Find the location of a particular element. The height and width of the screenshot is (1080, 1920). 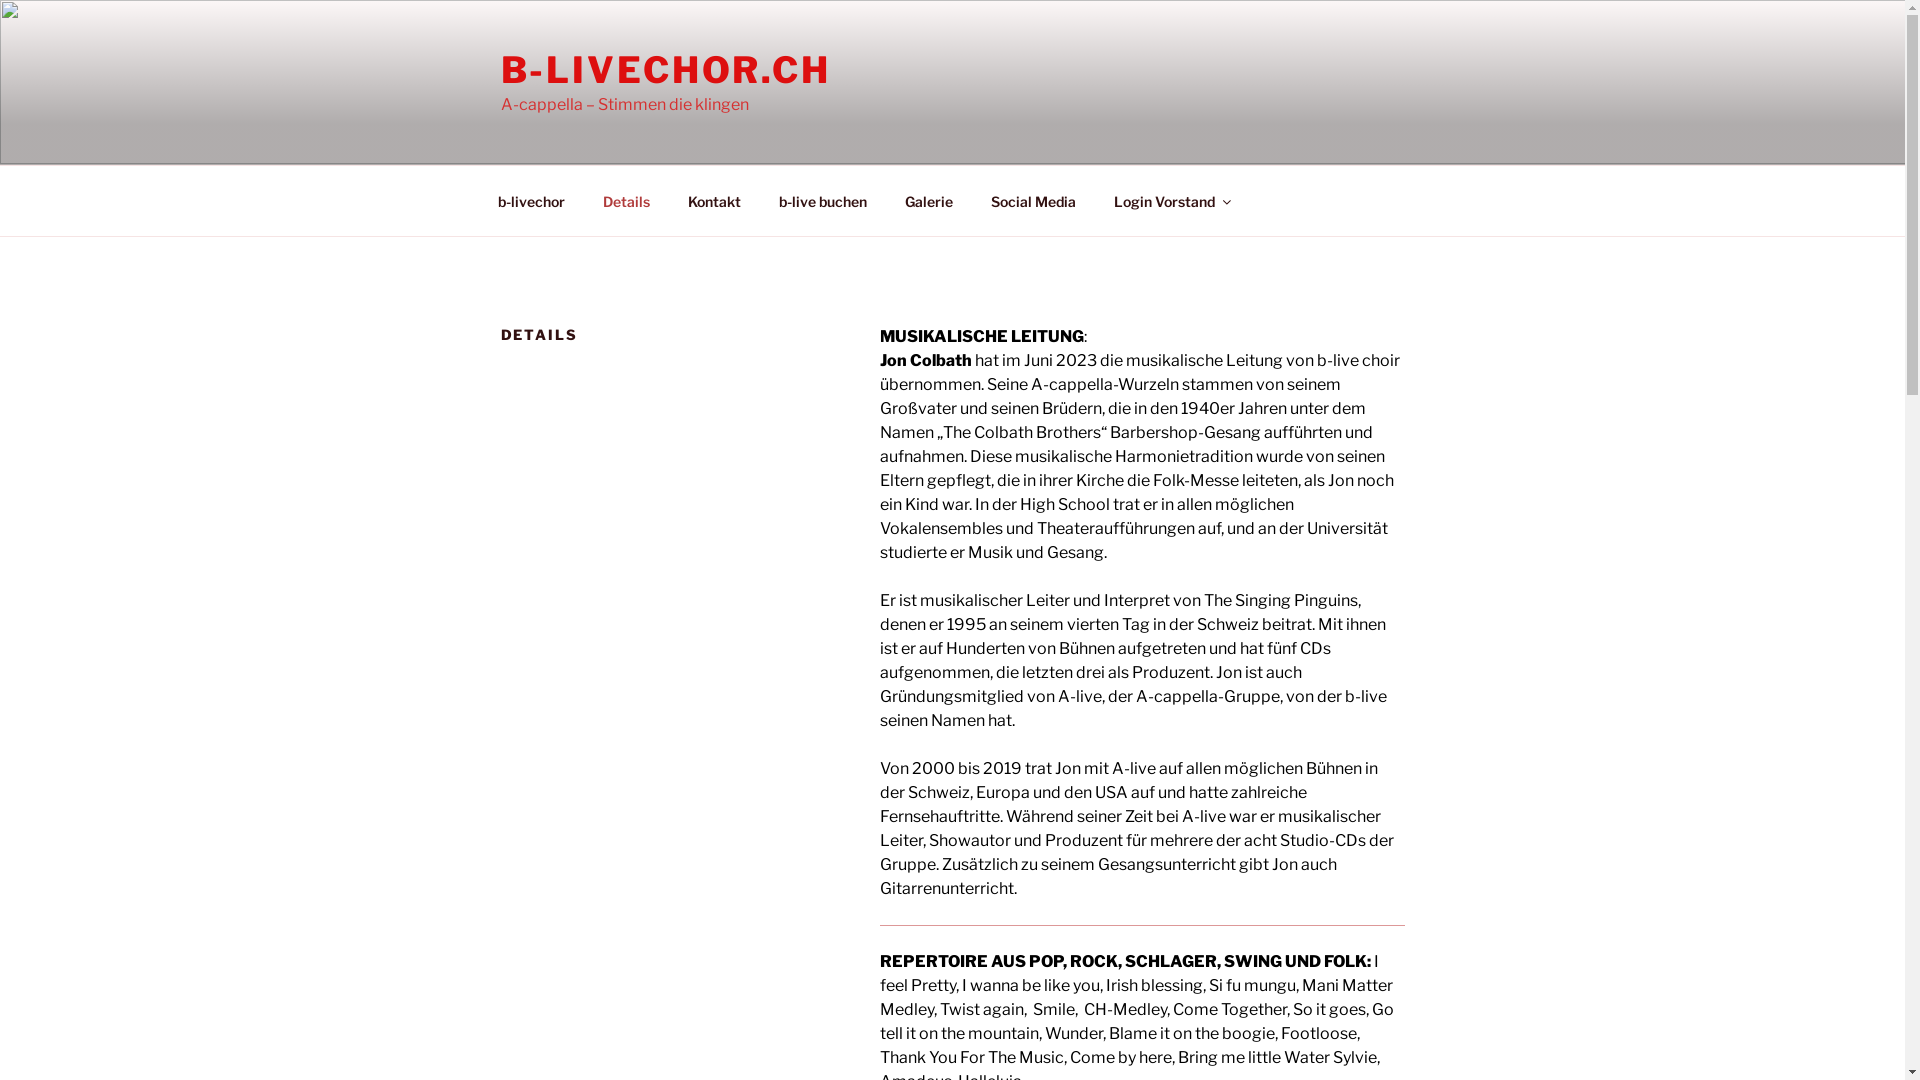

'B-LIVECHOR.CH' is located at coordinates (665, 68).